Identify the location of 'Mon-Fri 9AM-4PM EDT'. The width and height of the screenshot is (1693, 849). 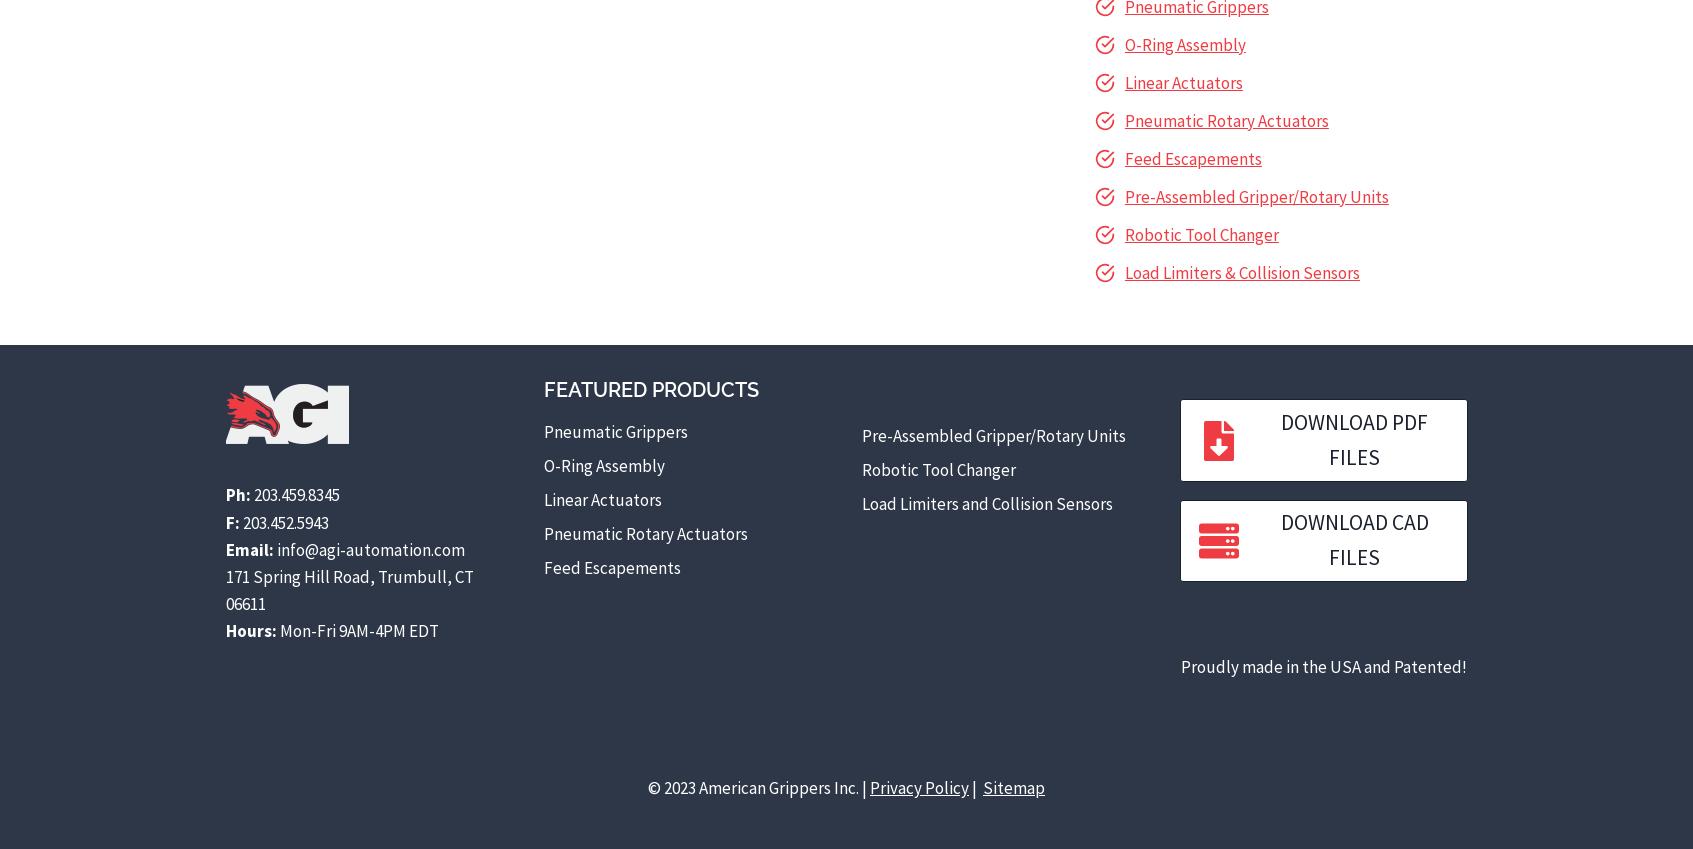
(357, 630).